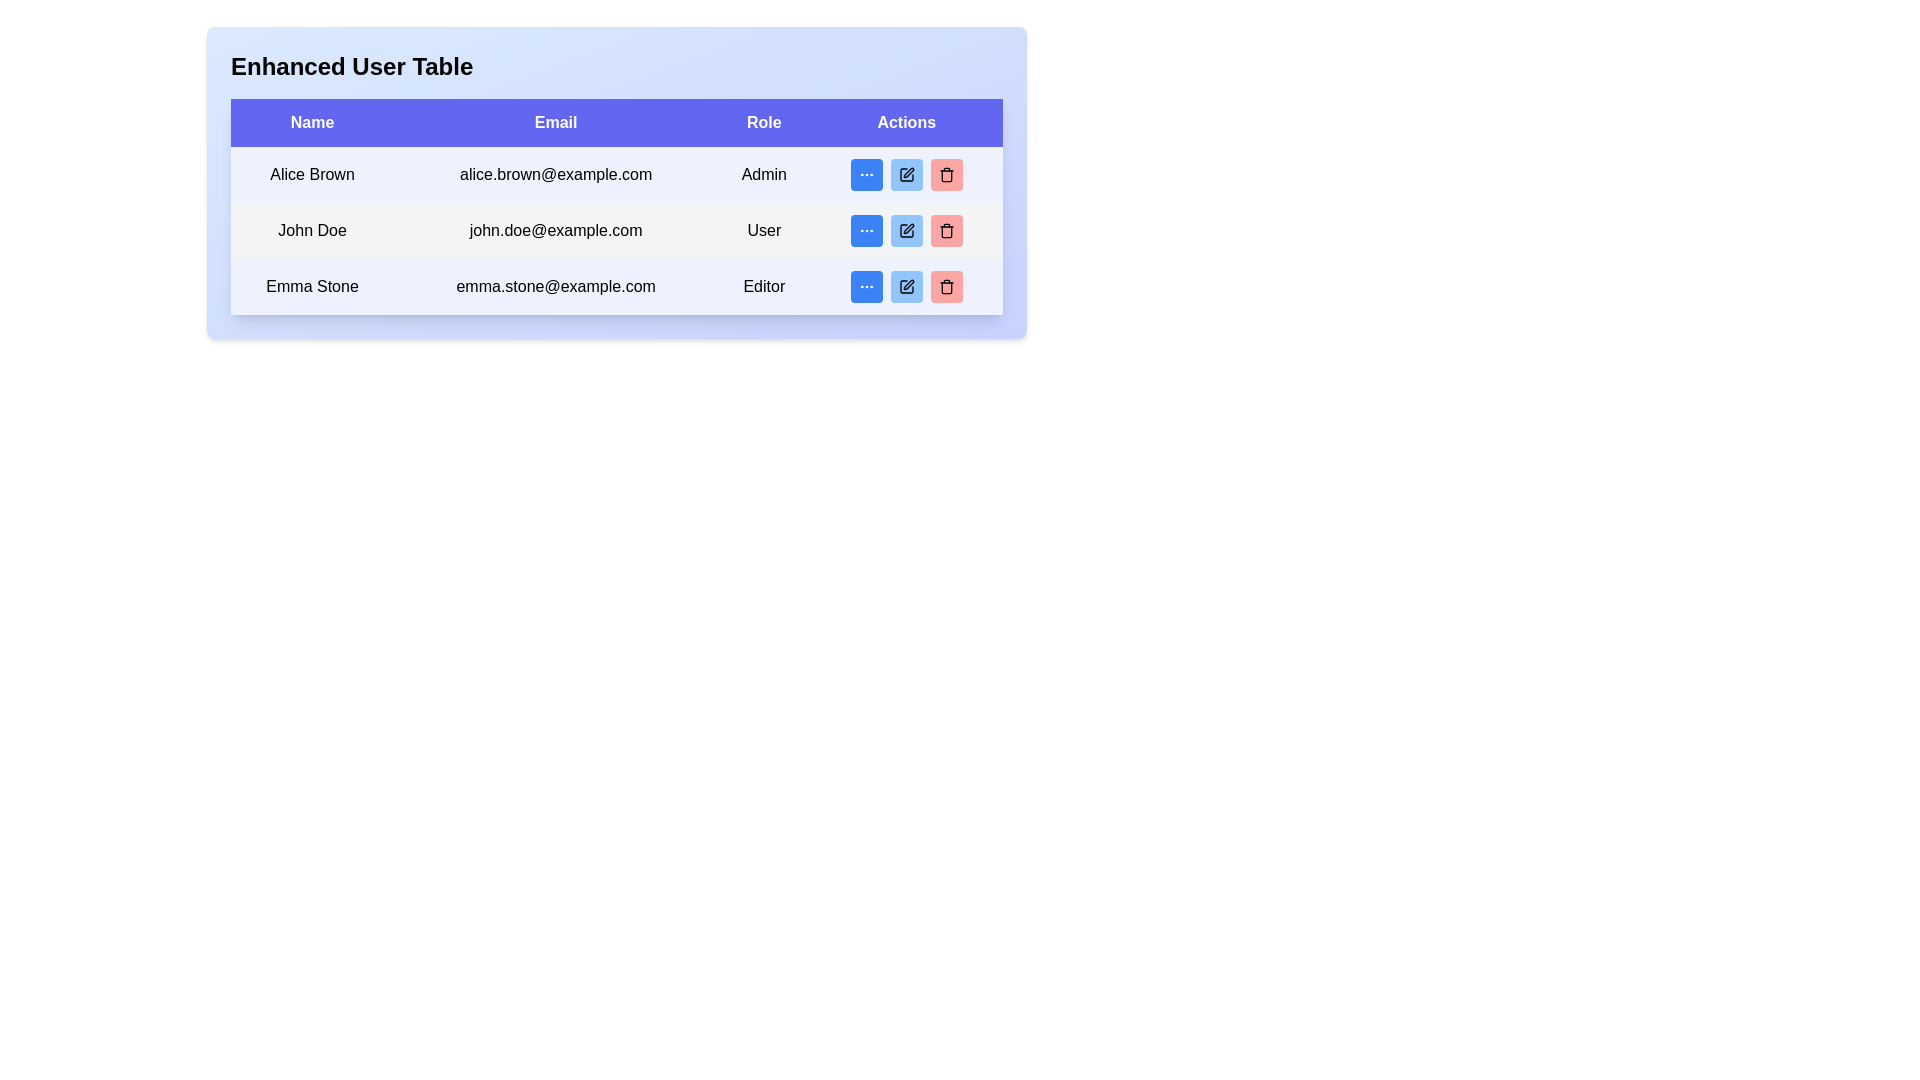 The width and height of the screenshot is (1920, 1080). Describe the element at coordinates (905, 286) in the screenshot. I see `the 'edit' icon represented by a stylized pen and square in the 'Actions' column of the data table for user 'Emma Stone'` at that location.